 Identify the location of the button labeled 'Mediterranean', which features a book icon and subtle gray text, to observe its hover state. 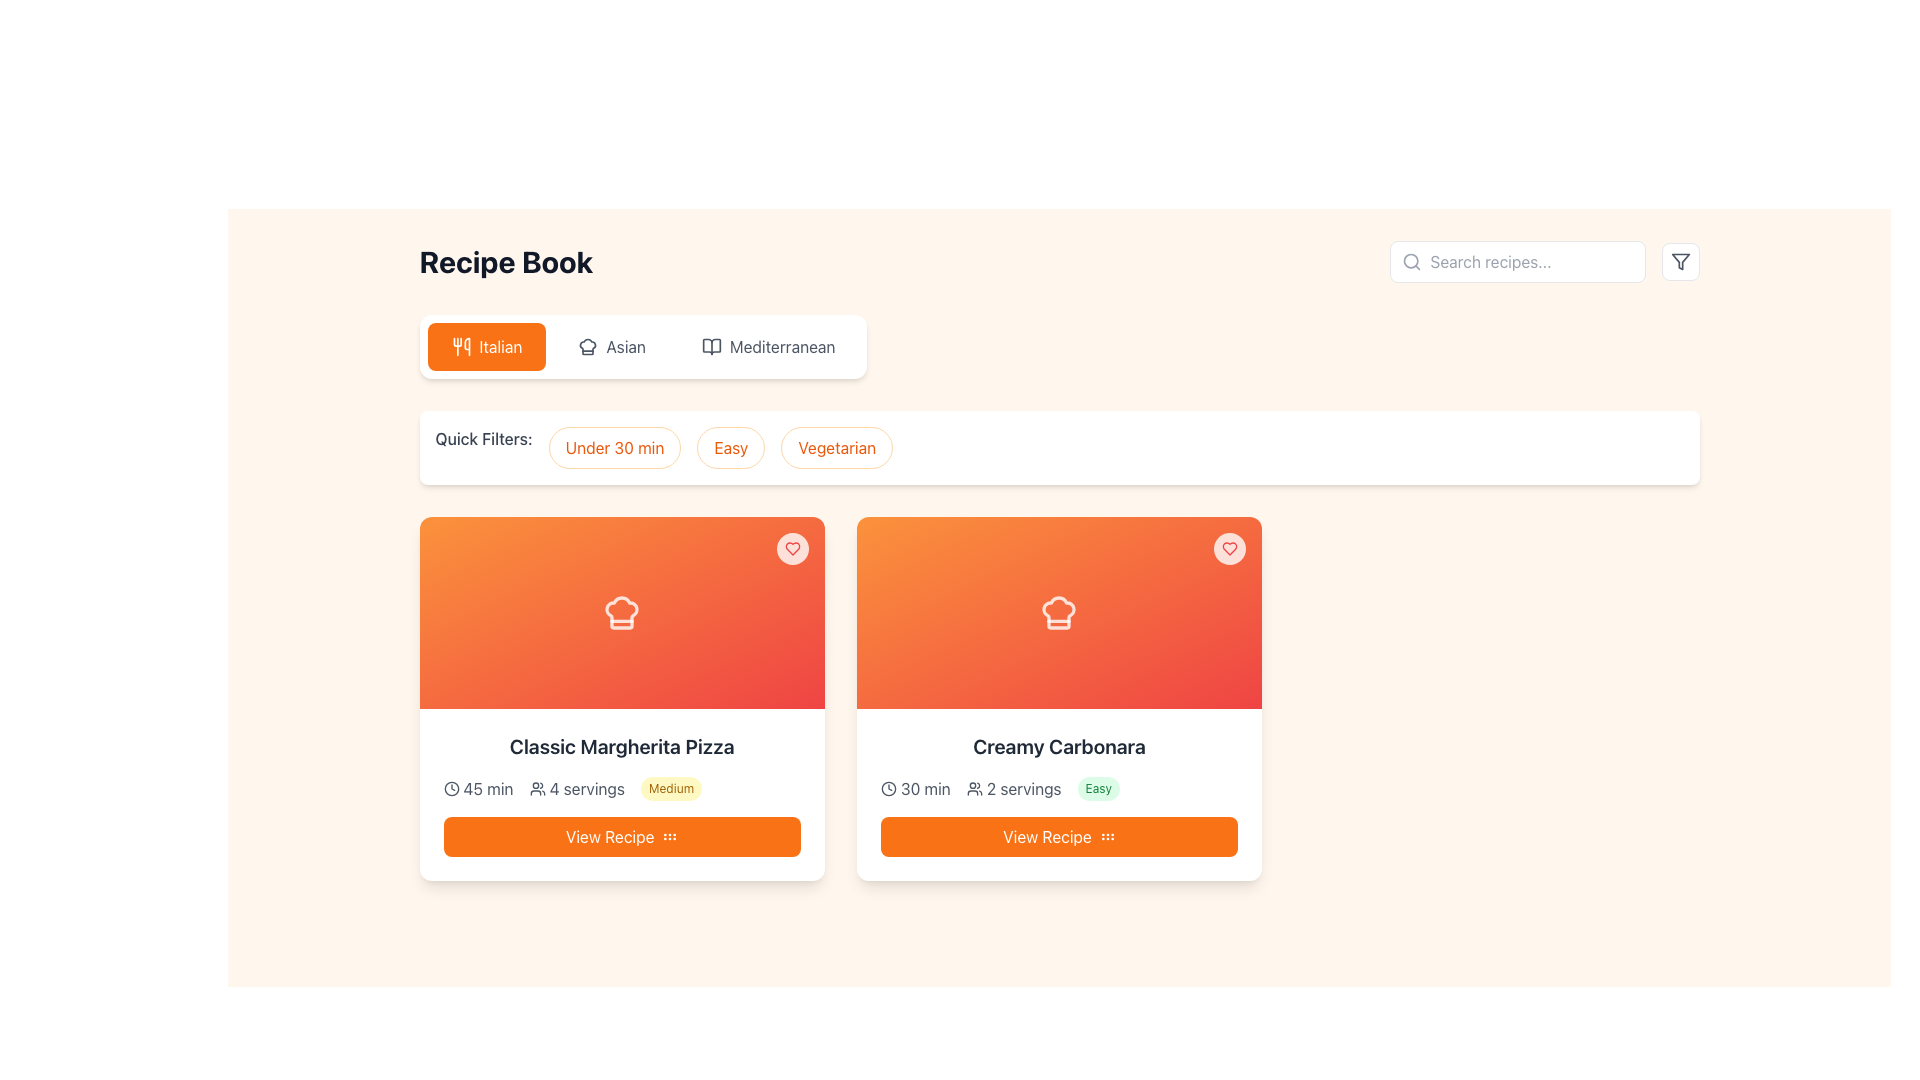
(767, 346).